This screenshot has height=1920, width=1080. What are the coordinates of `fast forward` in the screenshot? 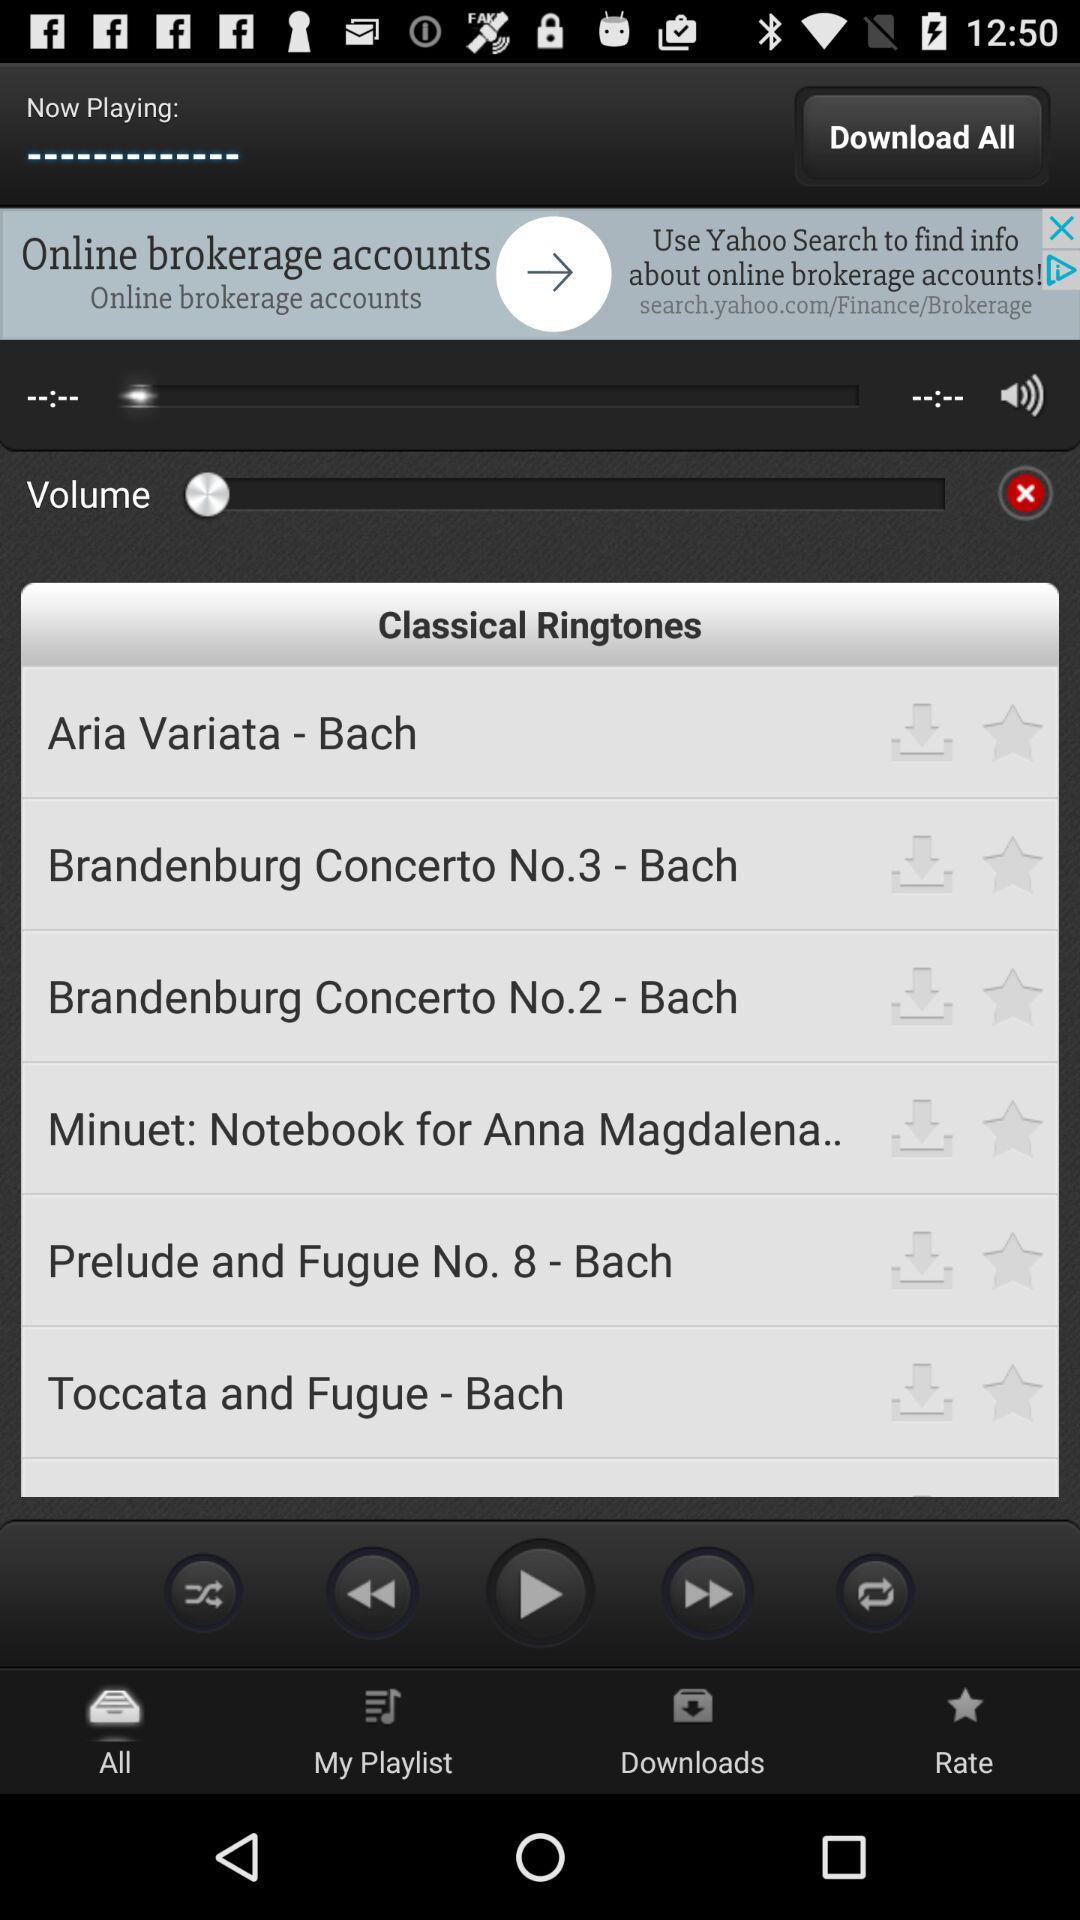 It's located at (707, 1591).